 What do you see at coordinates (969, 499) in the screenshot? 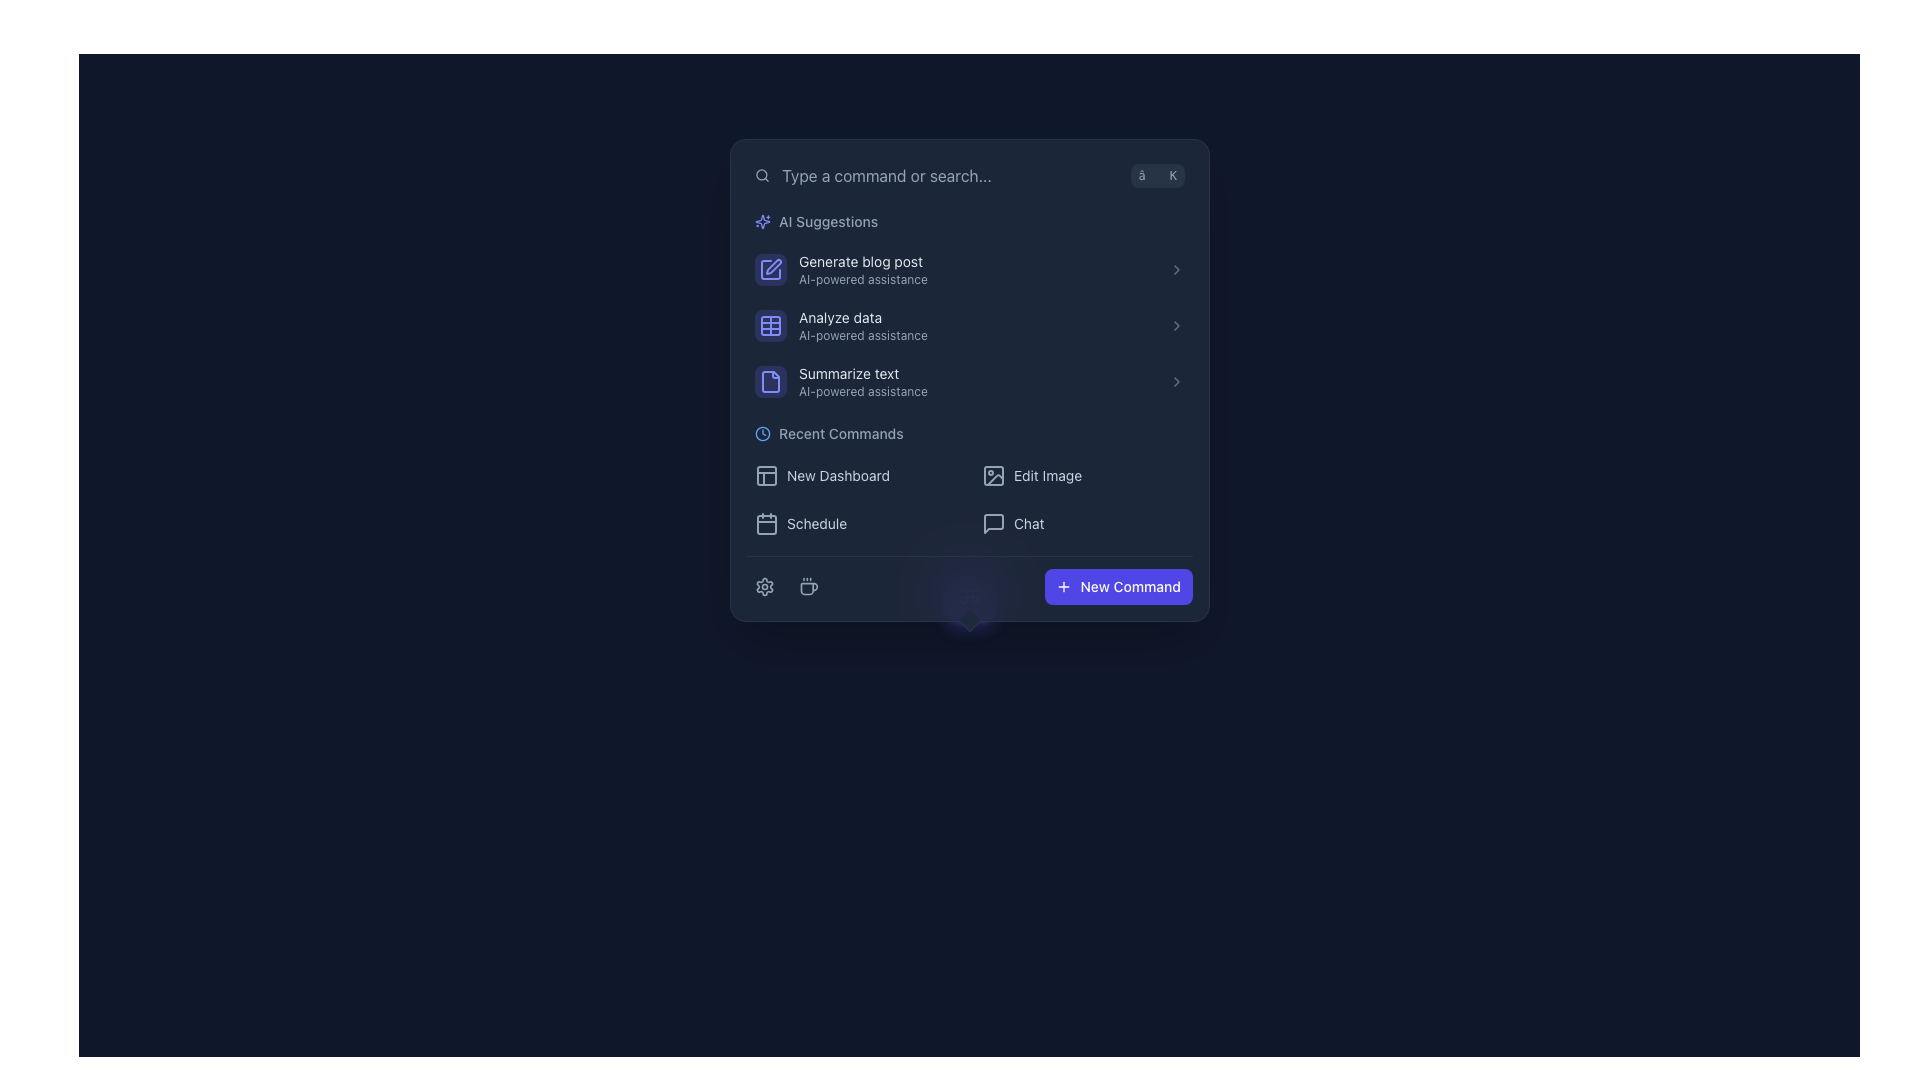
I see `the 'Chat' option in the Grid of interactive menu items, which is located in the Recent Commands section below the AI Suggestions list` at bounding box center [969, 499].